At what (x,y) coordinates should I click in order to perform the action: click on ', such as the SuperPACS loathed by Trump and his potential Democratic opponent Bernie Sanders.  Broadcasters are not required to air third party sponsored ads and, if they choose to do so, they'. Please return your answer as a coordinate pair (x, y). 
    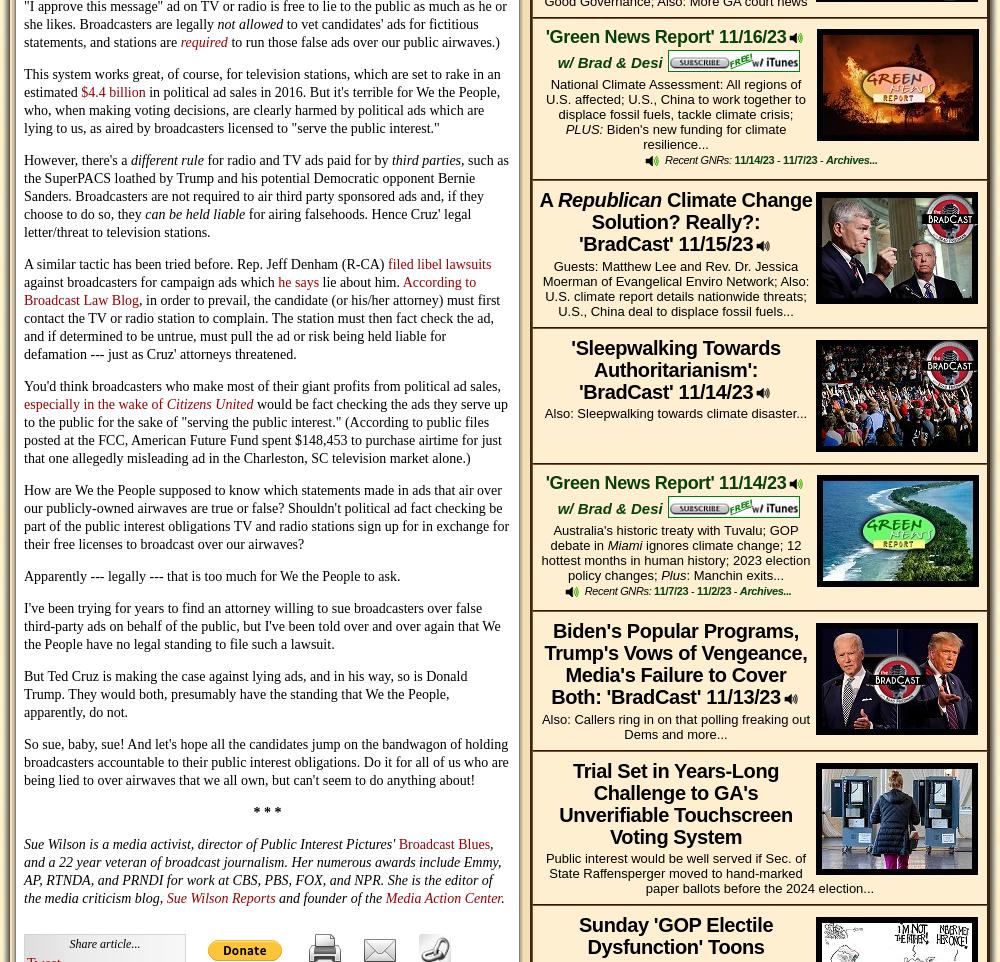
    Looking at the image, I should click on (24, 187).